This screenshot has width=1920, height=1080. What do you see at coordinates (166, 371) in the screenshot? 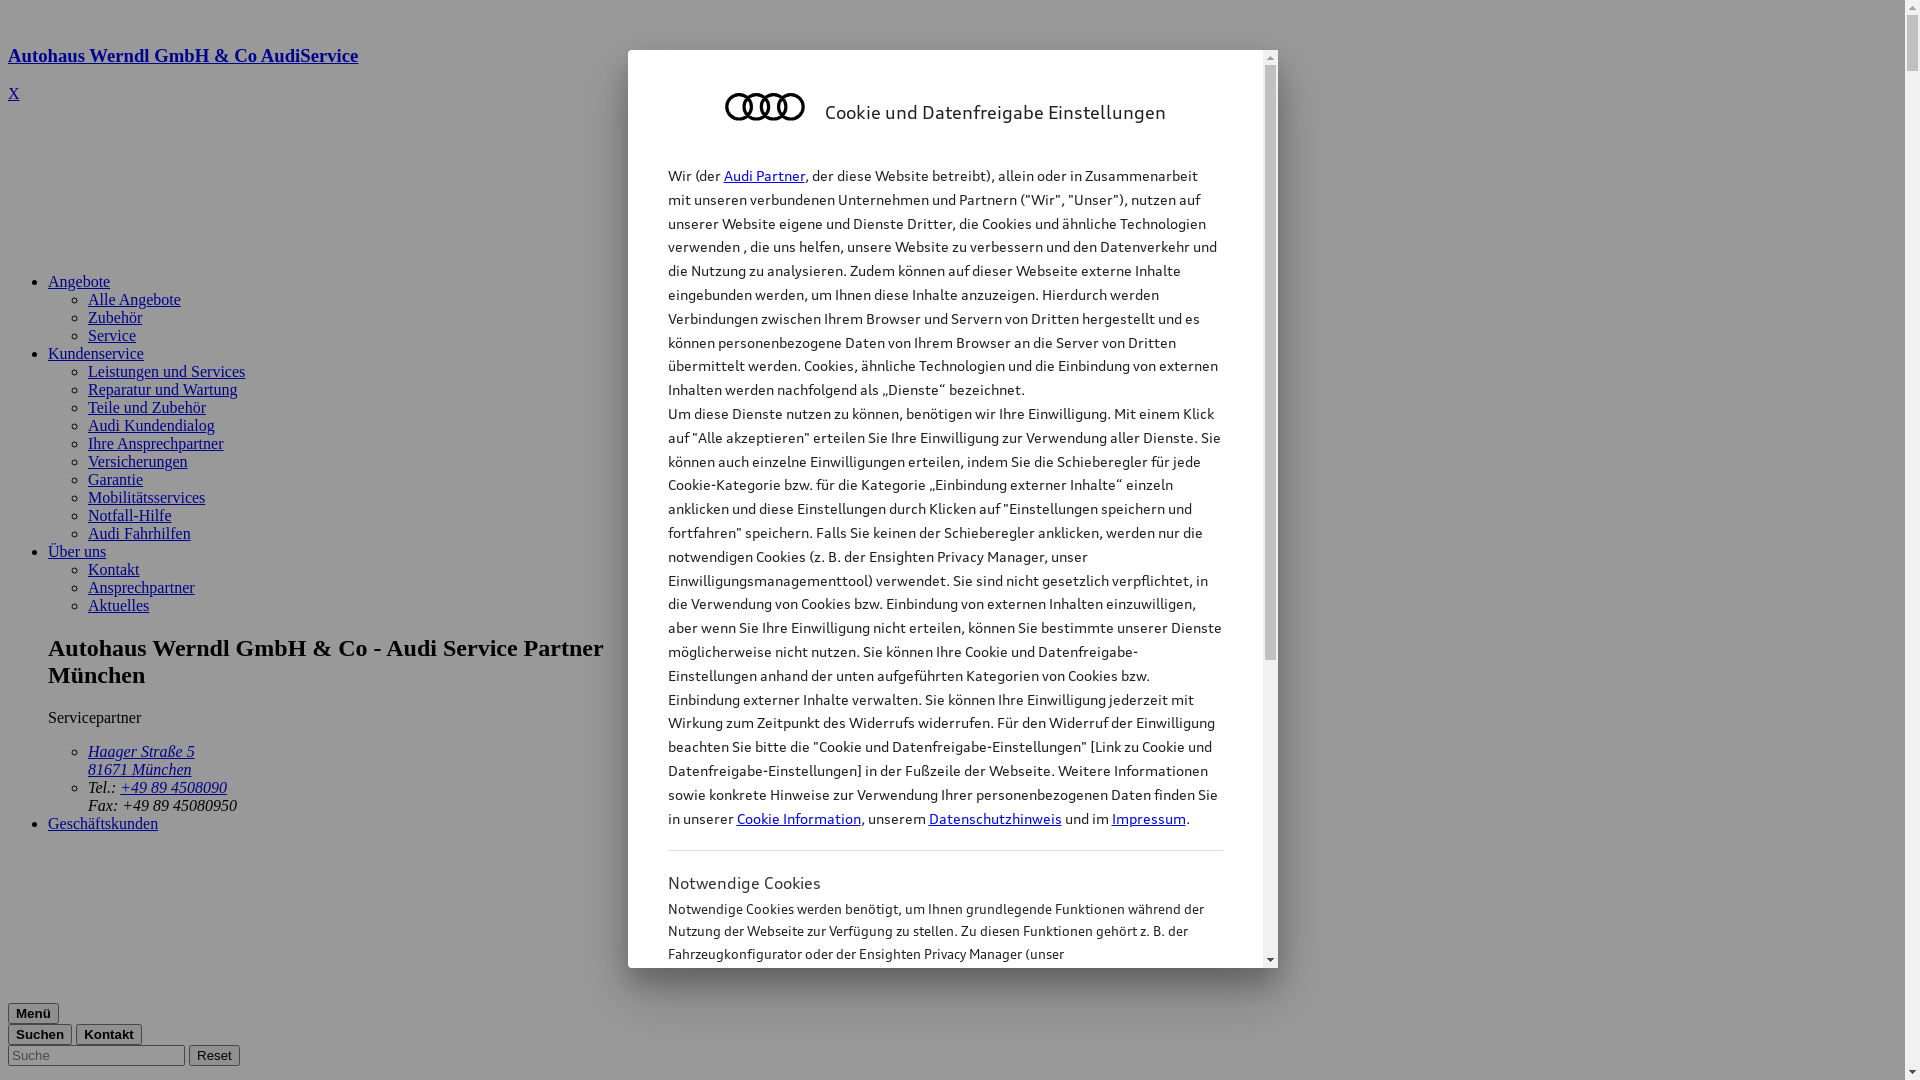
I see `'Leistungen und Services'` at bounding box center [166, 371].